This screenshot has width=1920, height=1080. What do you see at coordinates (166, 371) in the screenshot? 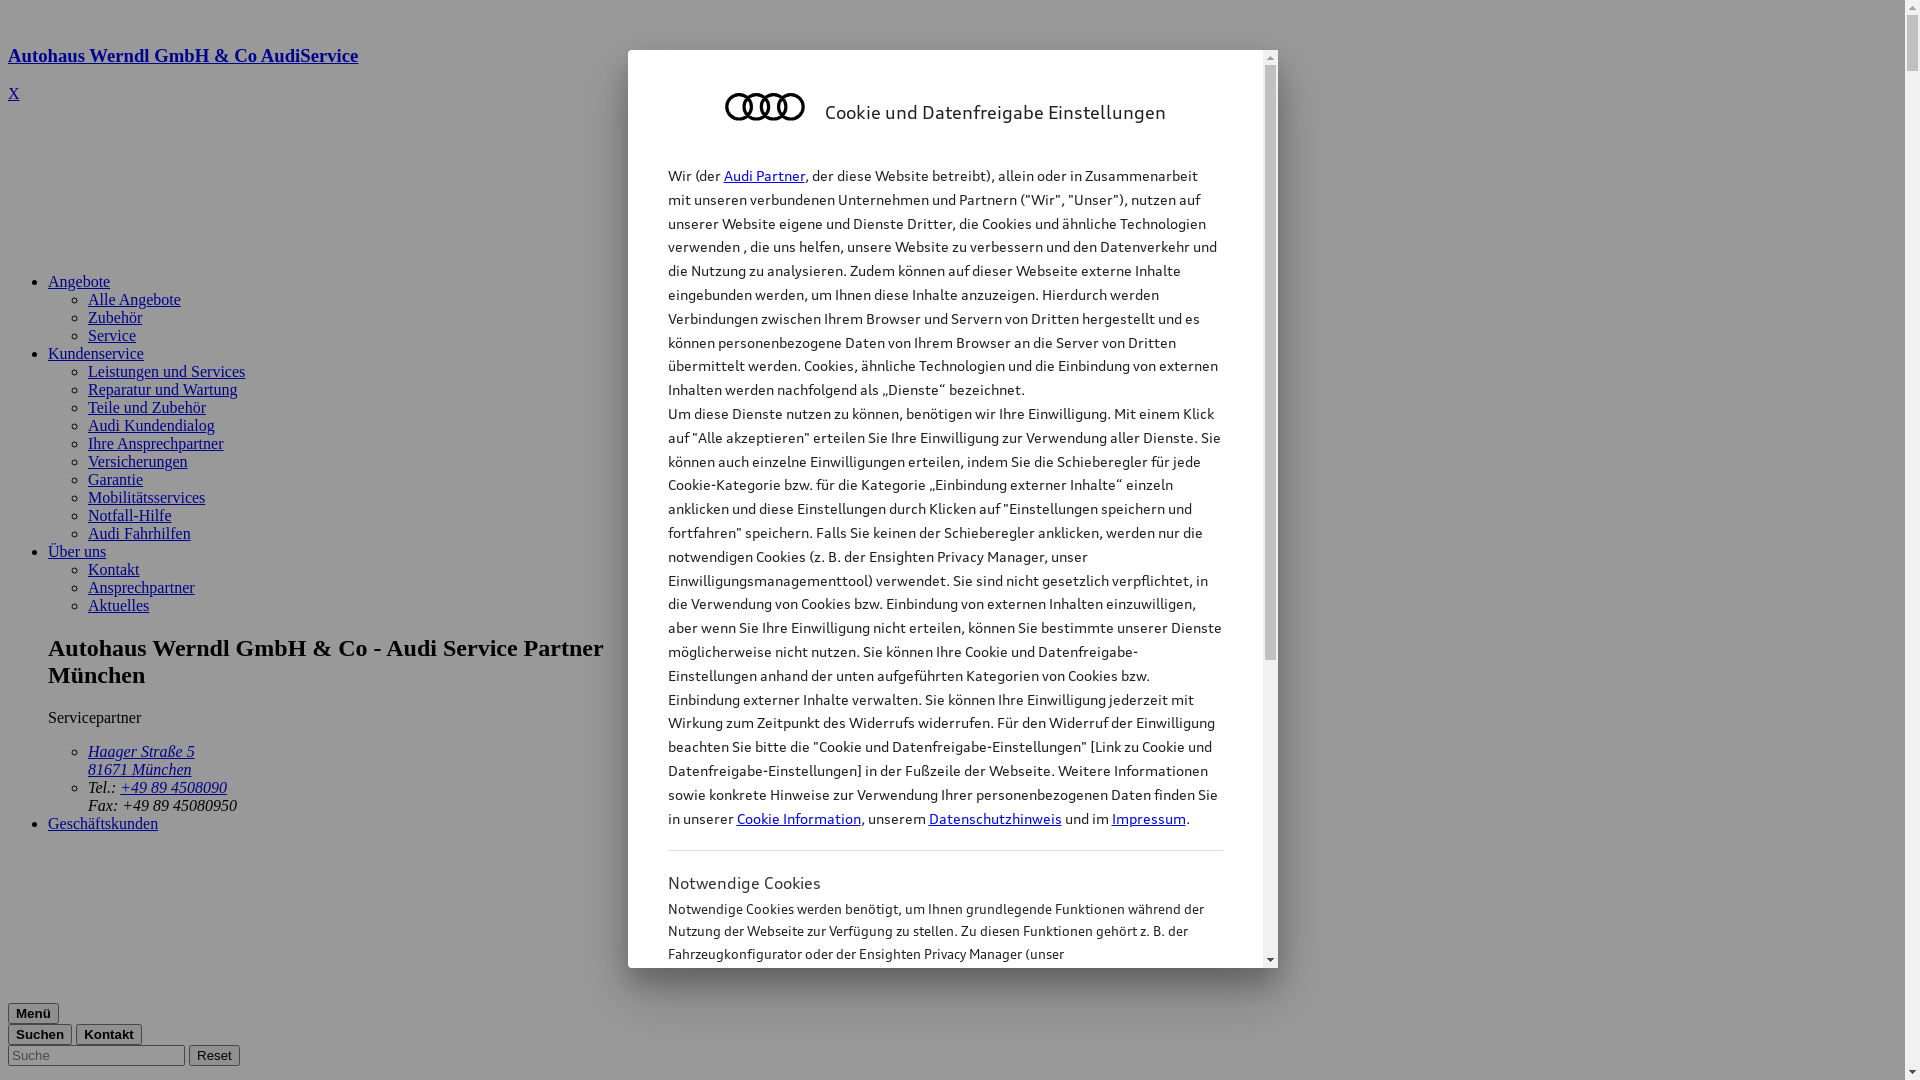
I see `'Leistungen und Services'` at bounding box center [166, 371].